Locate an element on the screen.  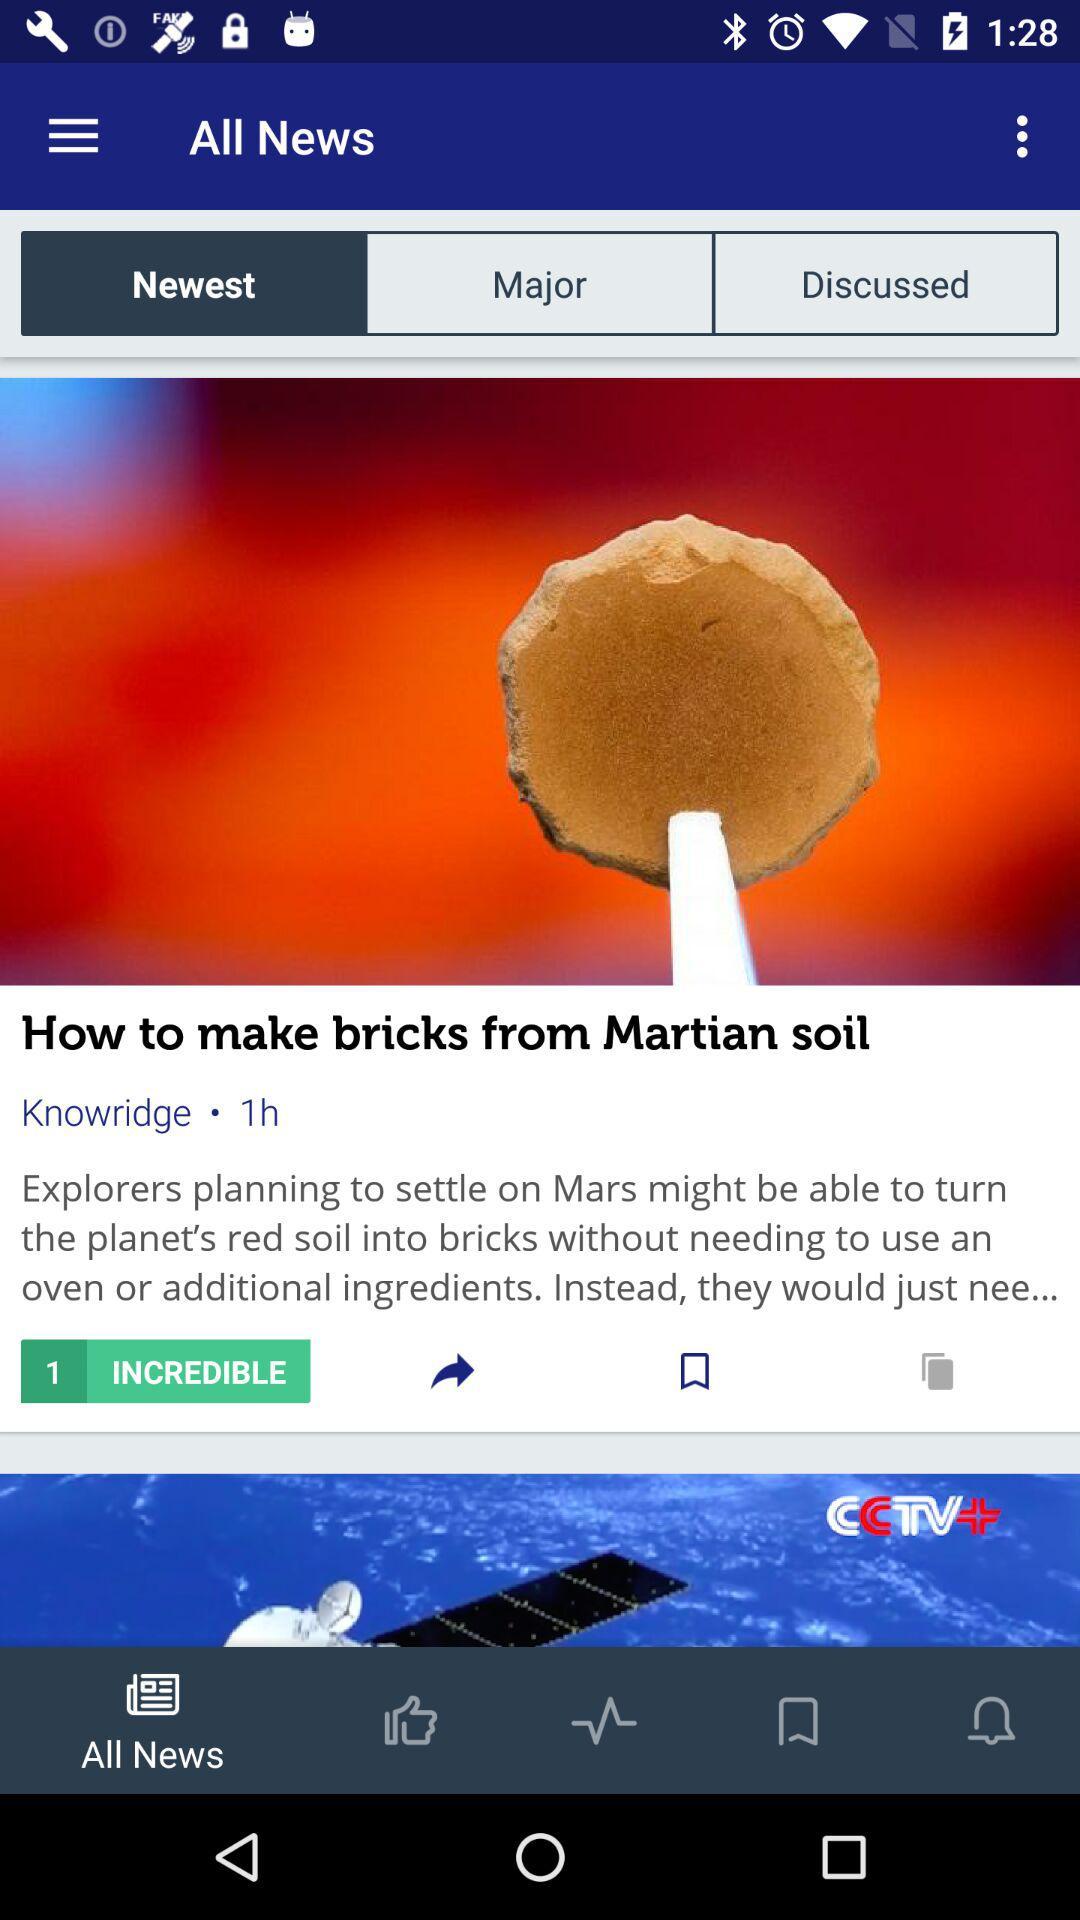
the major item is located at coordinates (538, 282).